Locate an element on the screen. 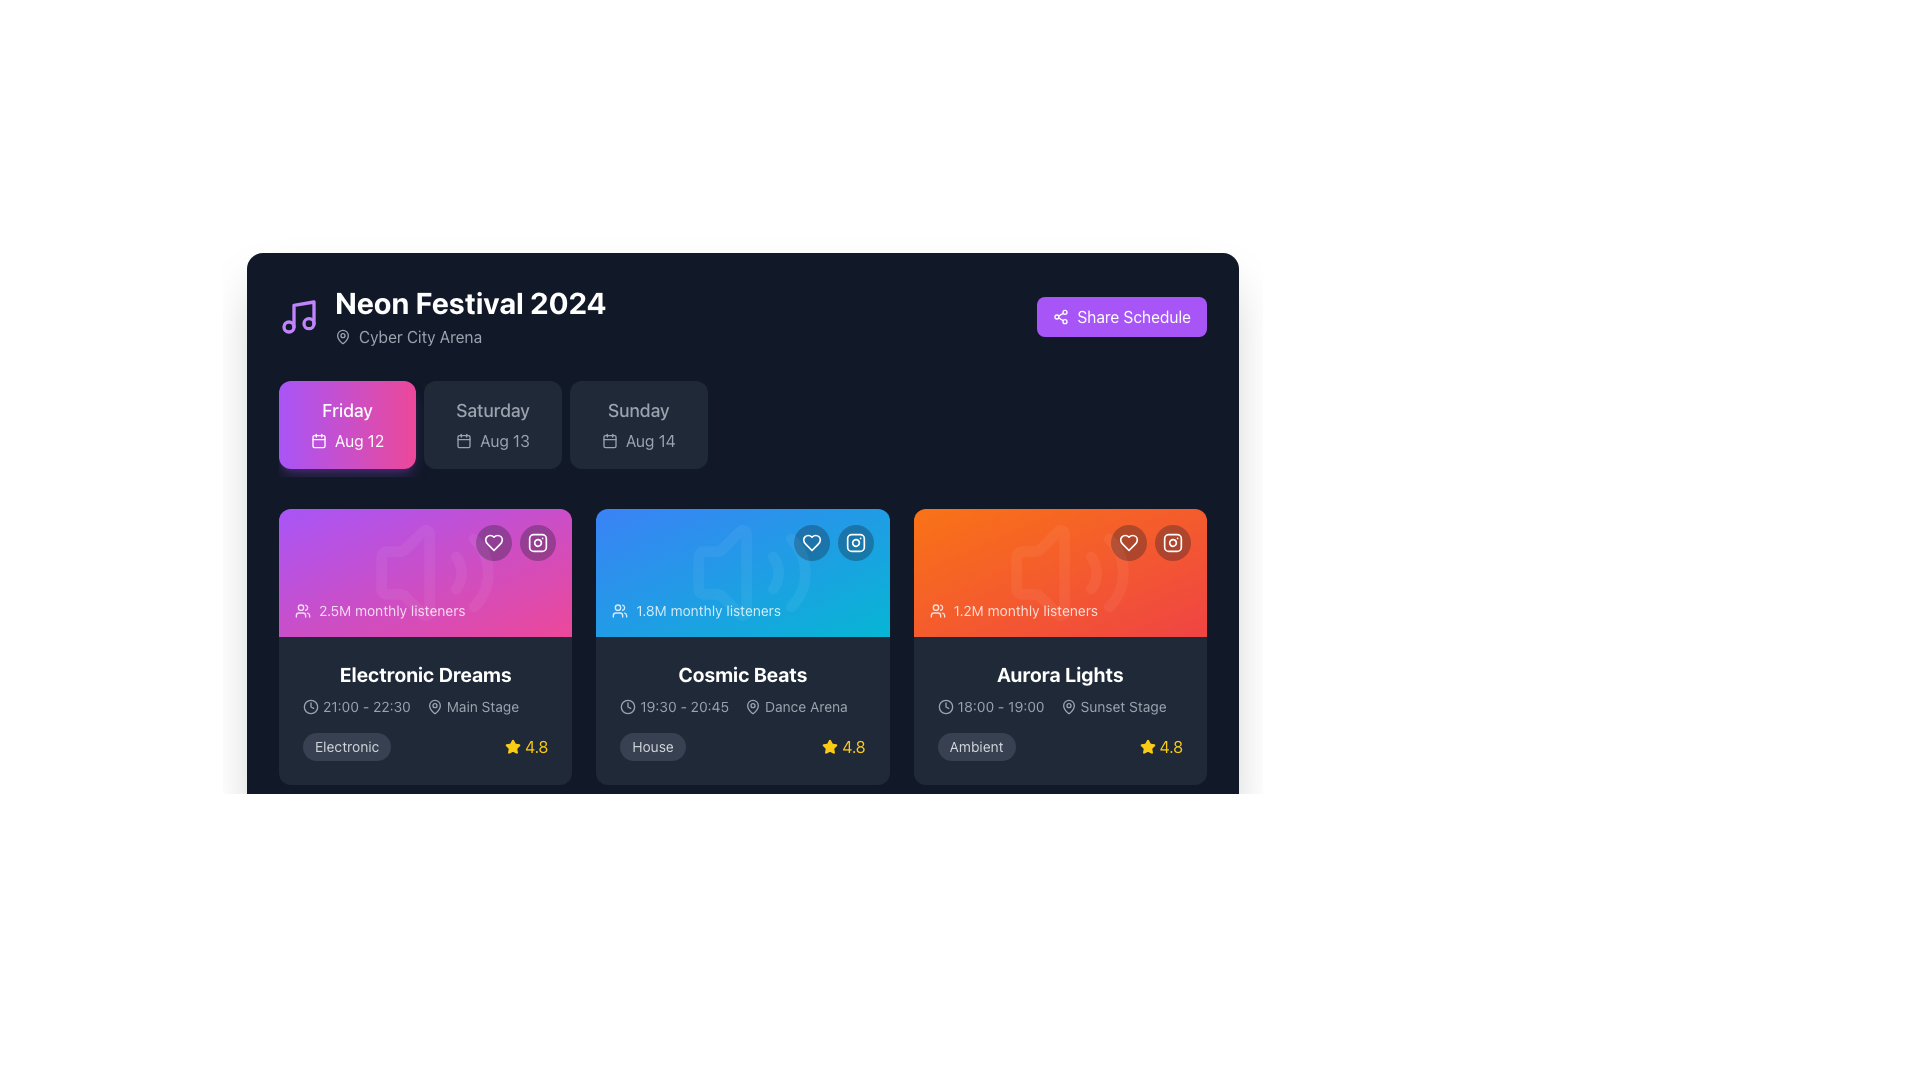  the heart-shaped blue icon representing the action of liking or favoriting, located in the top right corner of the 'Cosmic Beats' card is located at coordinates (811, 543).